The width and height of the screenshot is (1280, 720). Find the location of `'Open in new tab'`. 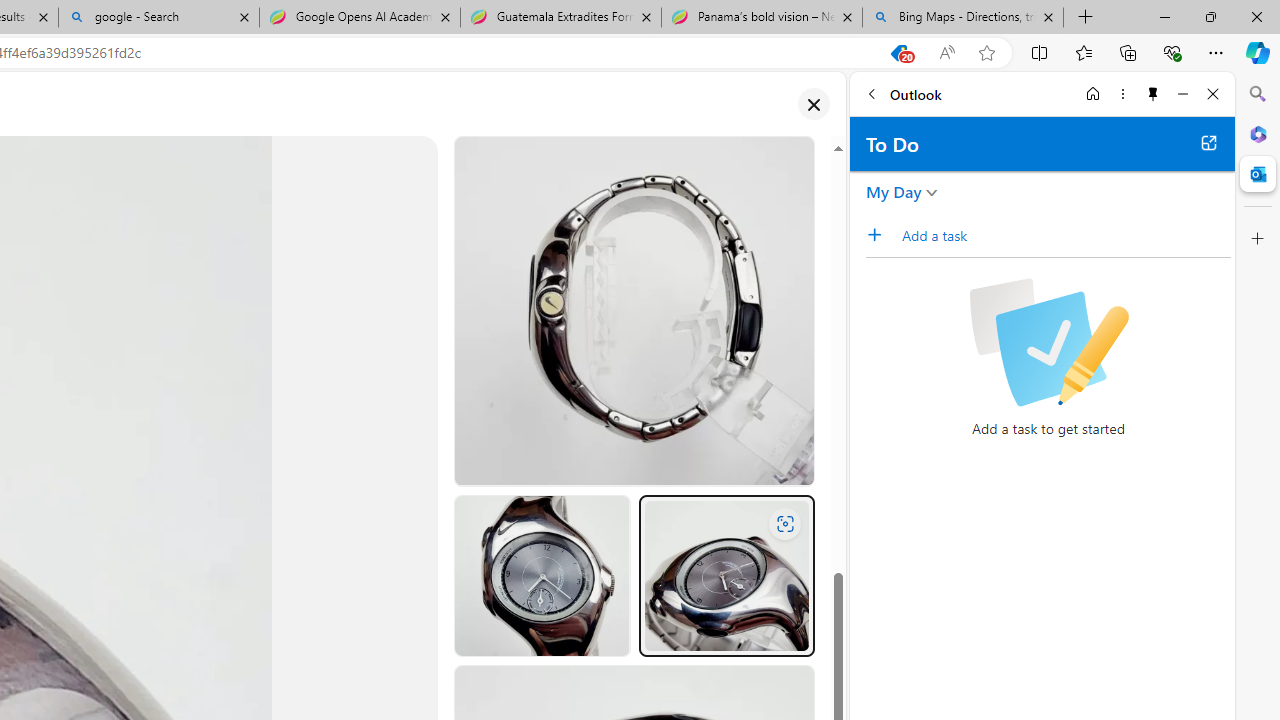

'Open in new tab' is located at coordinates (1207, 141).